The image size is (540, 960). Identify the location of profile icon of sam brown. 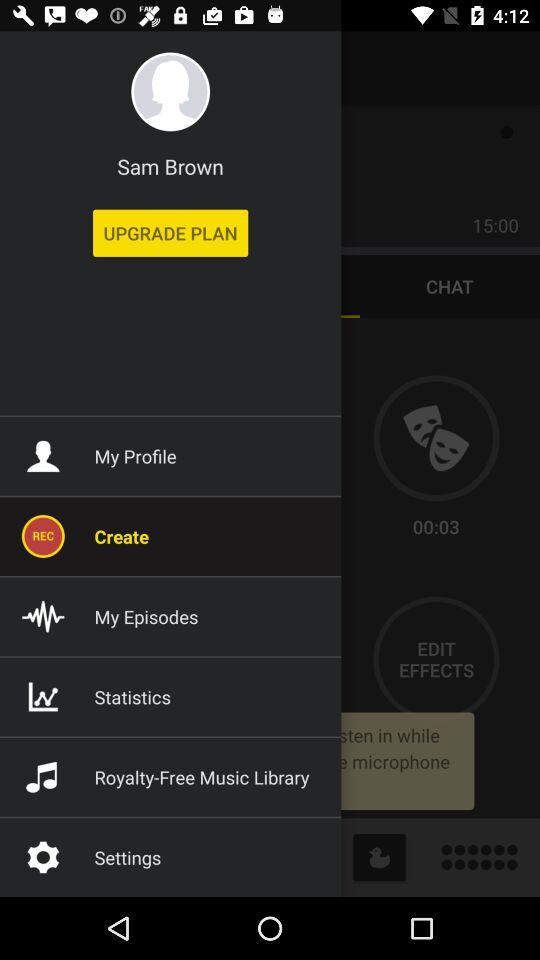
(170, 91).